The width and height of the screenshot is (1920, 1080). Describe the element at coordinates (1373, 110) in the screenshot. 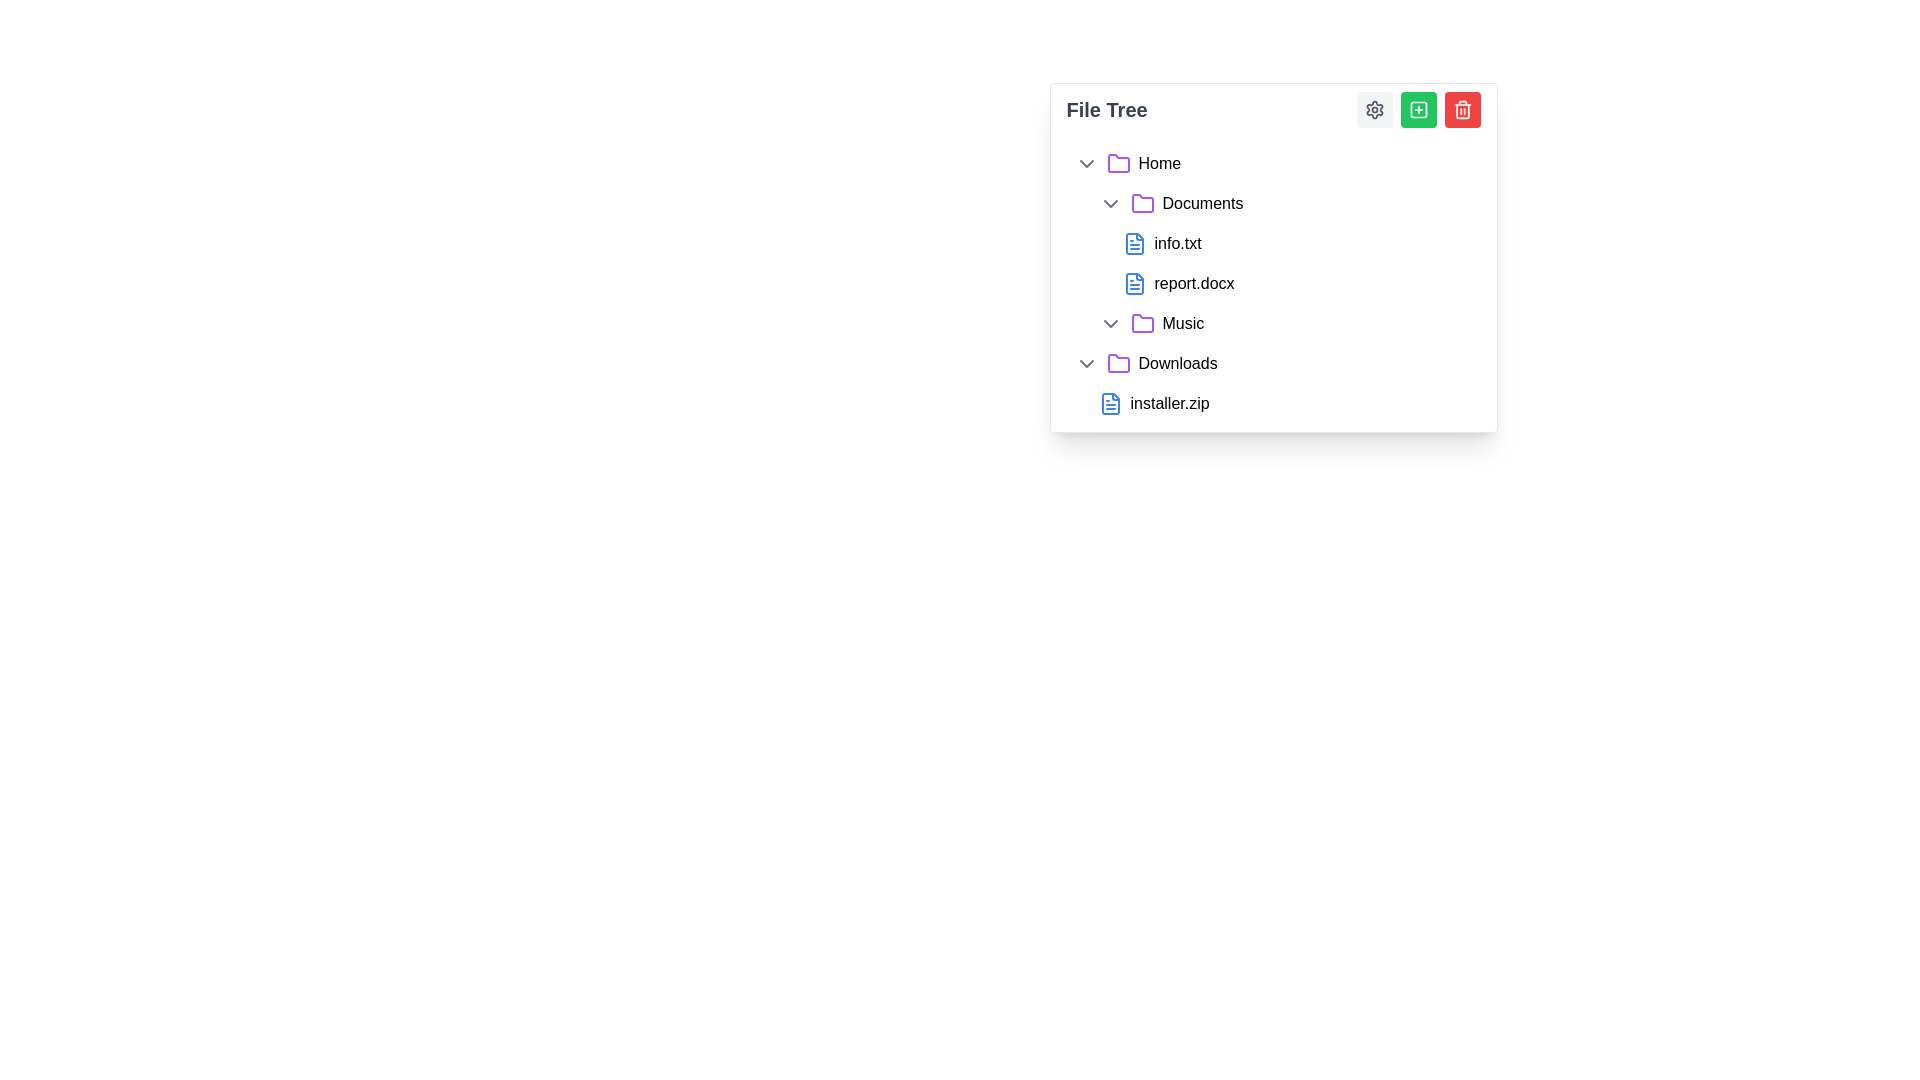

I see `the rounded gray button with a gear-shaped icon located in the top right corner of the file tree widget` at that location.